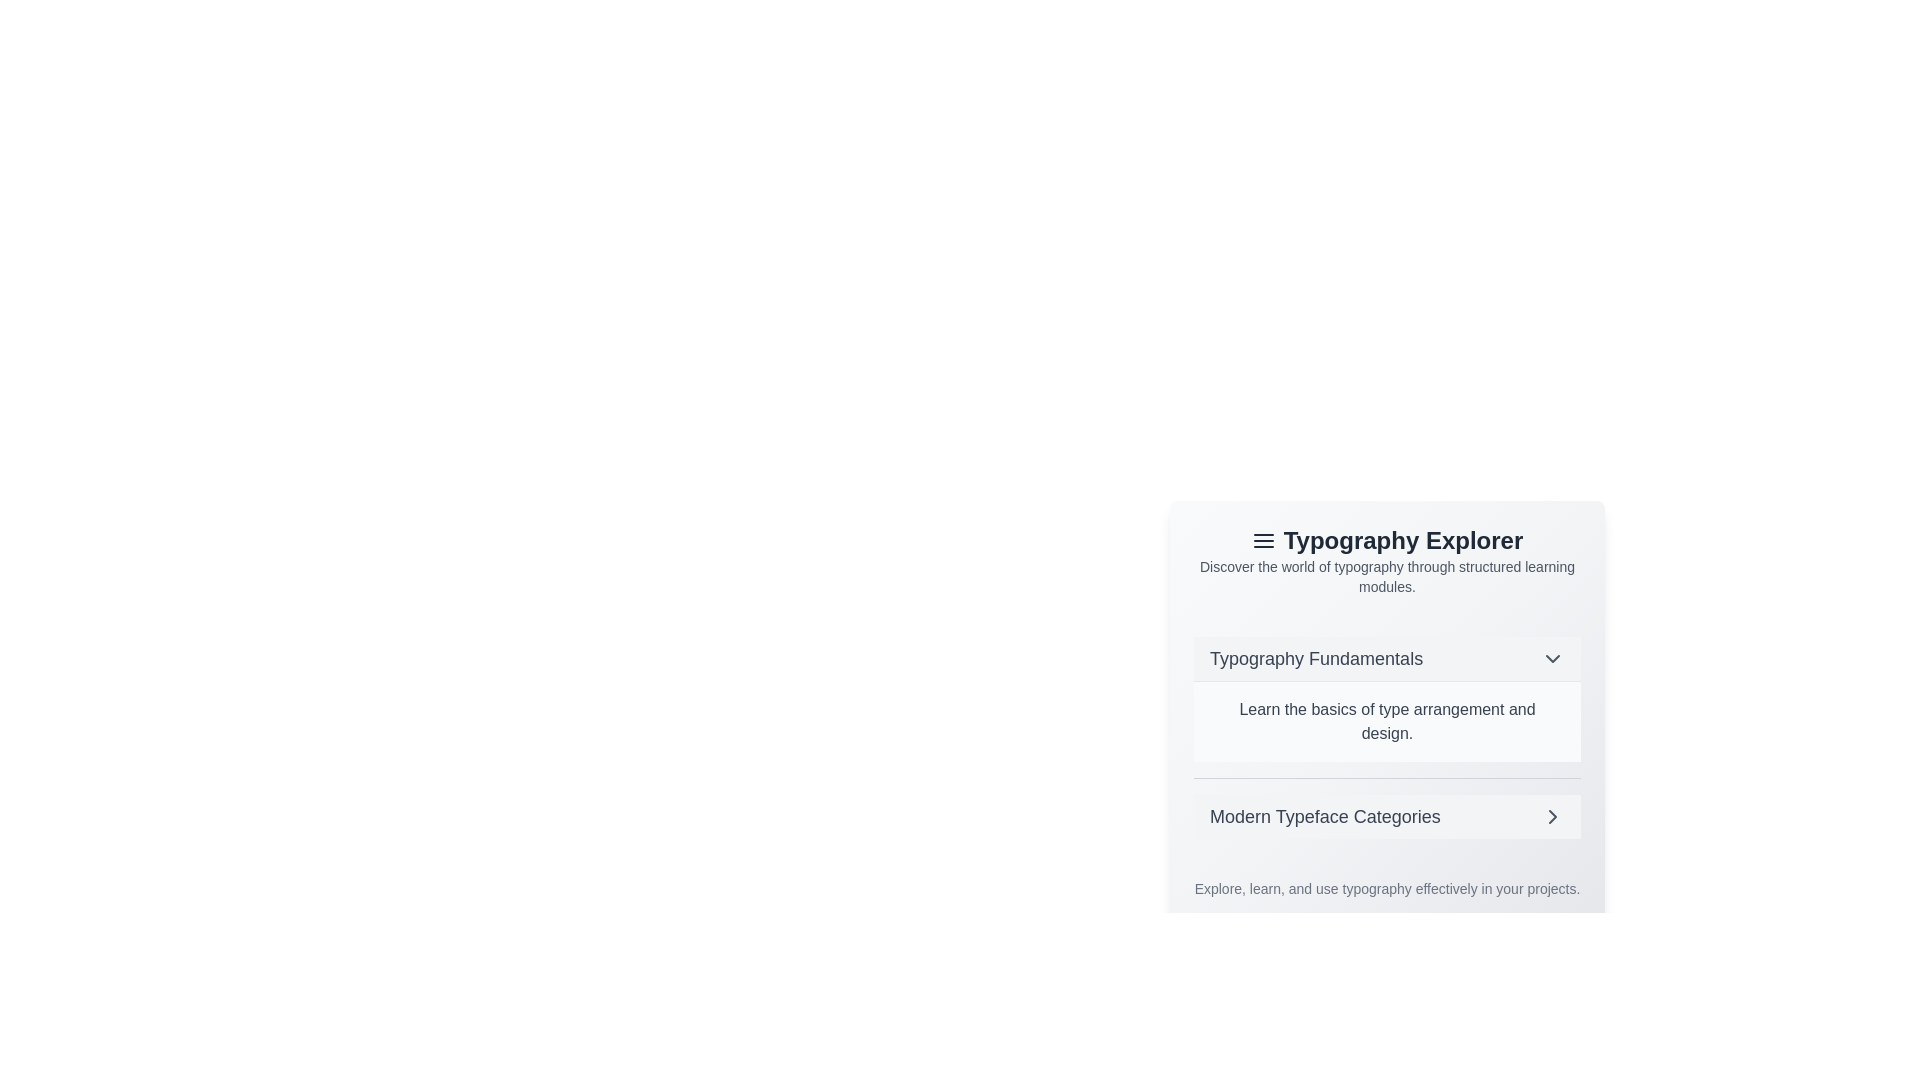 This screenshot has width=1920, height=1080. I want to click on the clickable section header or menu item for 'Typography Fundamentals', which is located at the top center of the card, positioned above the description text and below the header 'Typography Explorer', so click(1386, 659).